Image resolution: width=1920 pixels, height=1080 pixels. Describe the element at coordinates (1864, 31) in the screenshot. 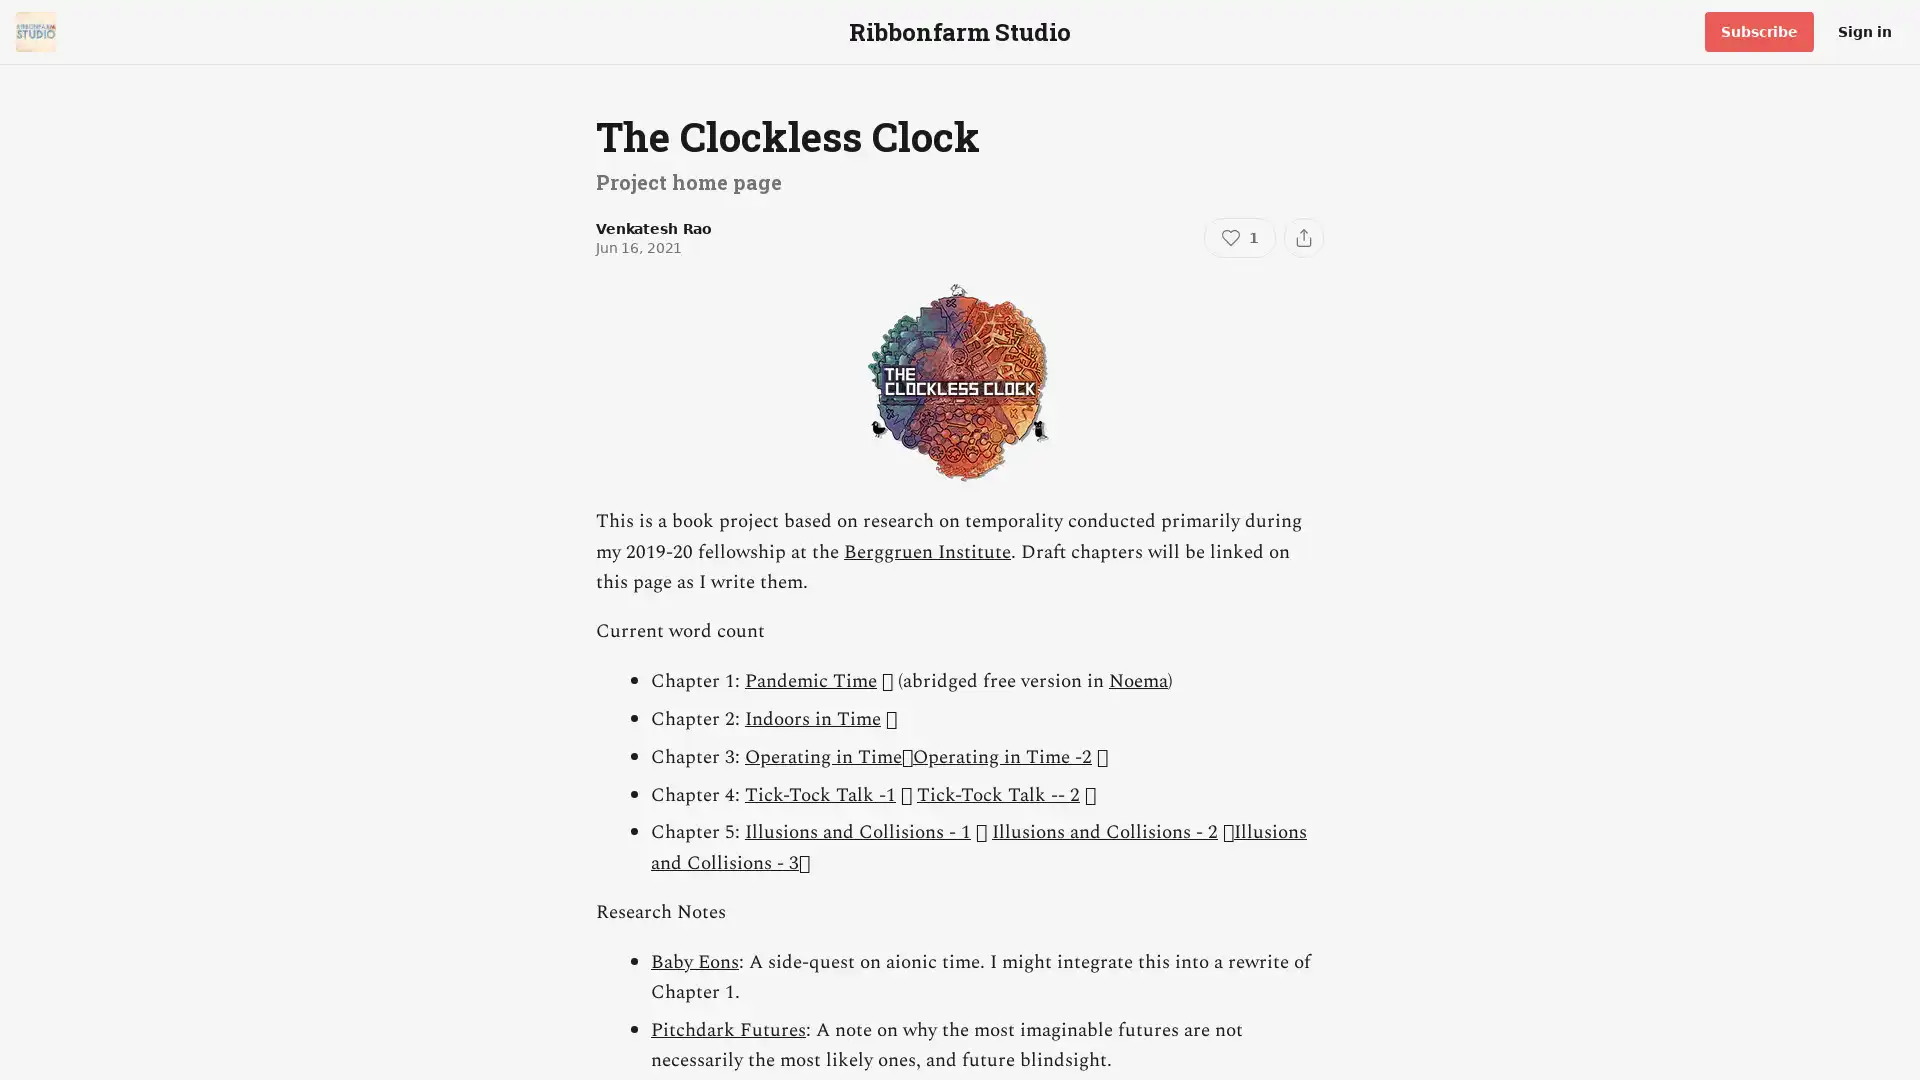

I see `Sign in` at that location.